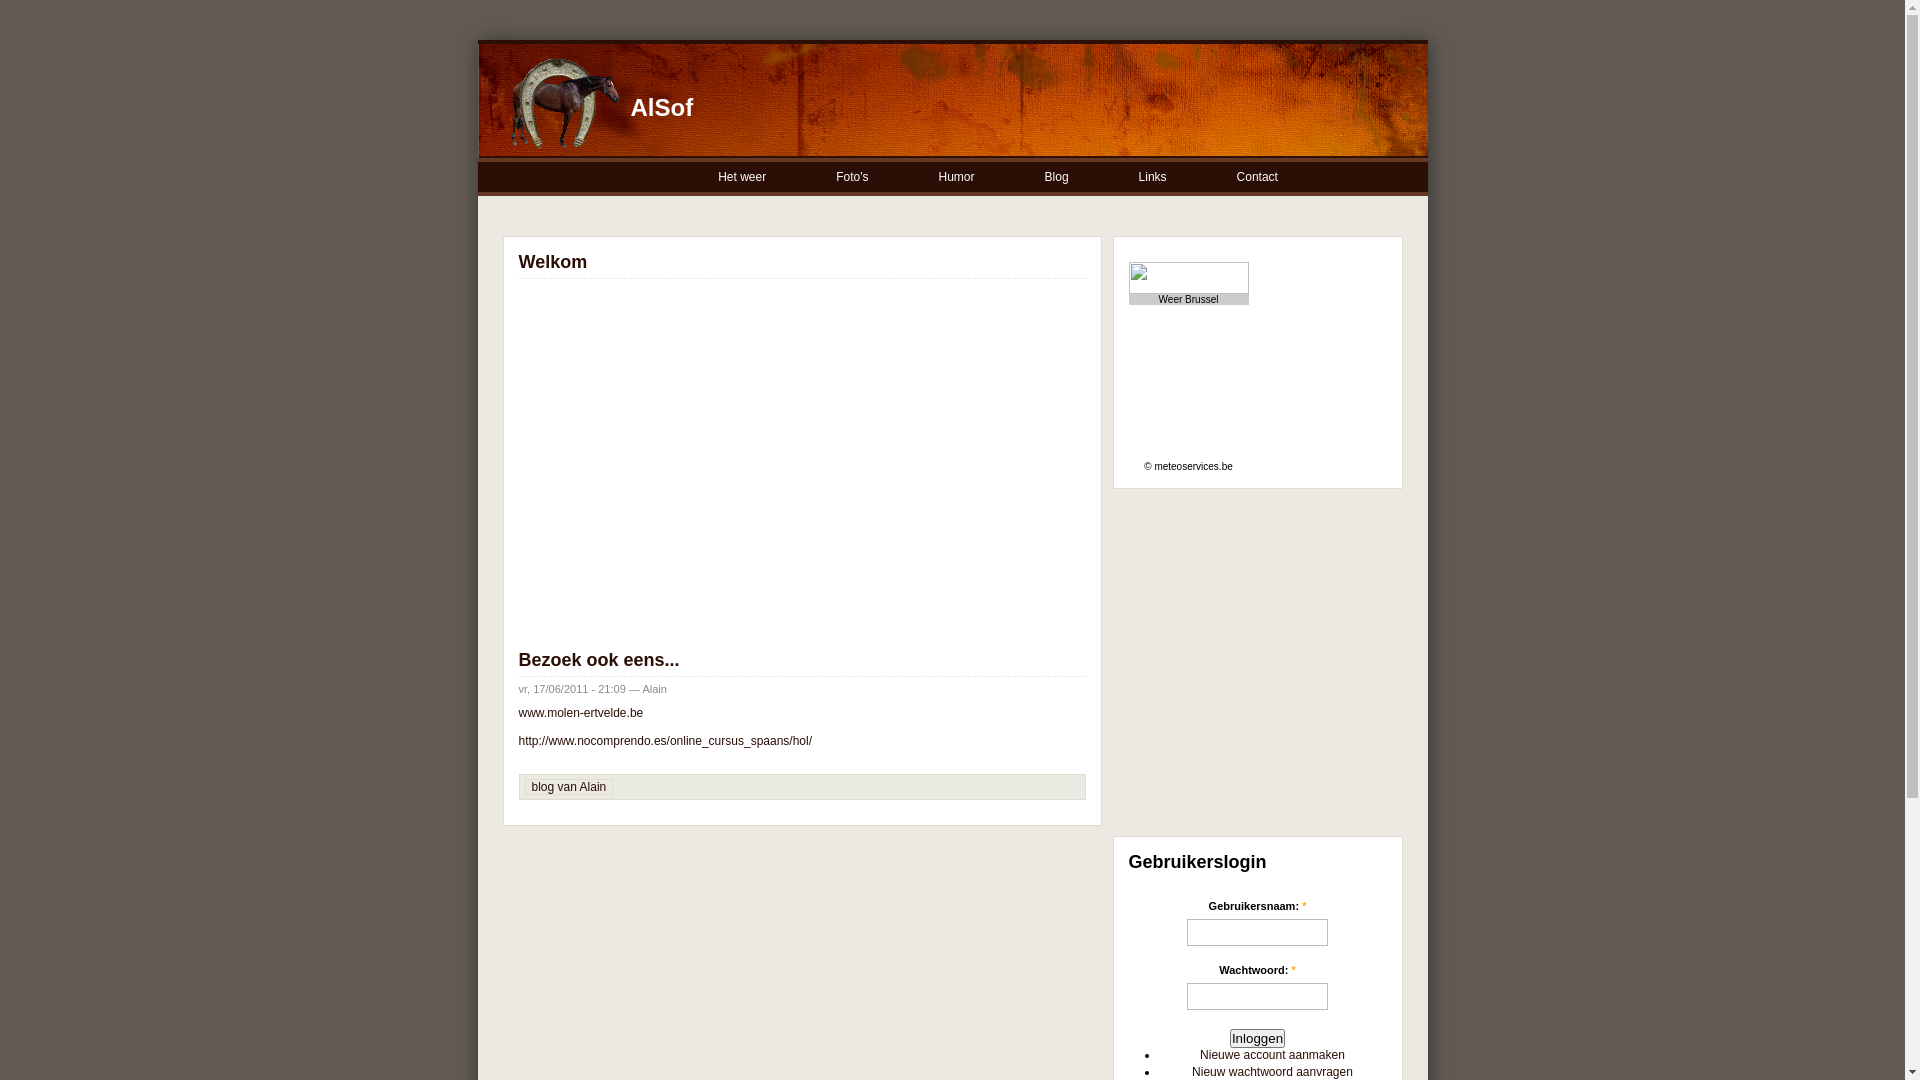  Describe the element at coordinates (568, 785) in the screenshot. I see `'blog van Alain'` at that location.